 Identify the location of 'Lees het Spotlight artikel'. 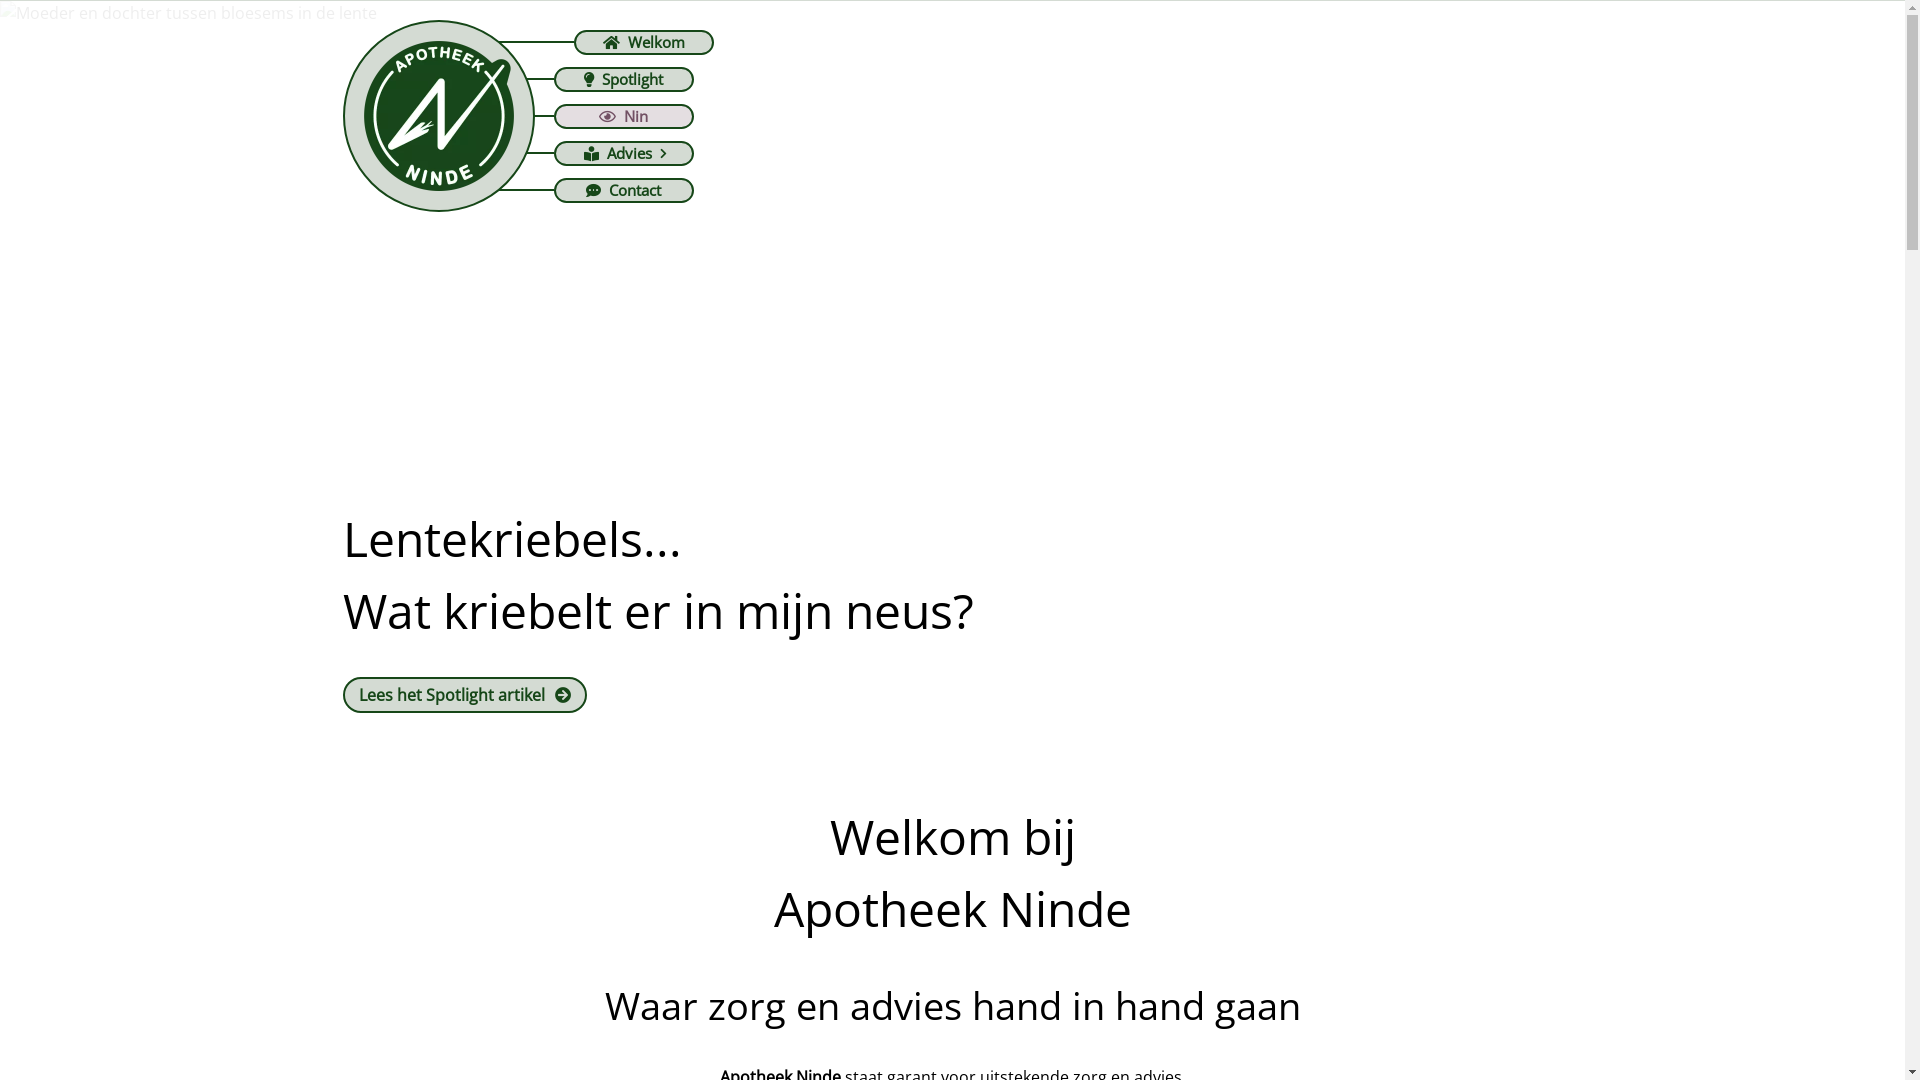
(341, 693).